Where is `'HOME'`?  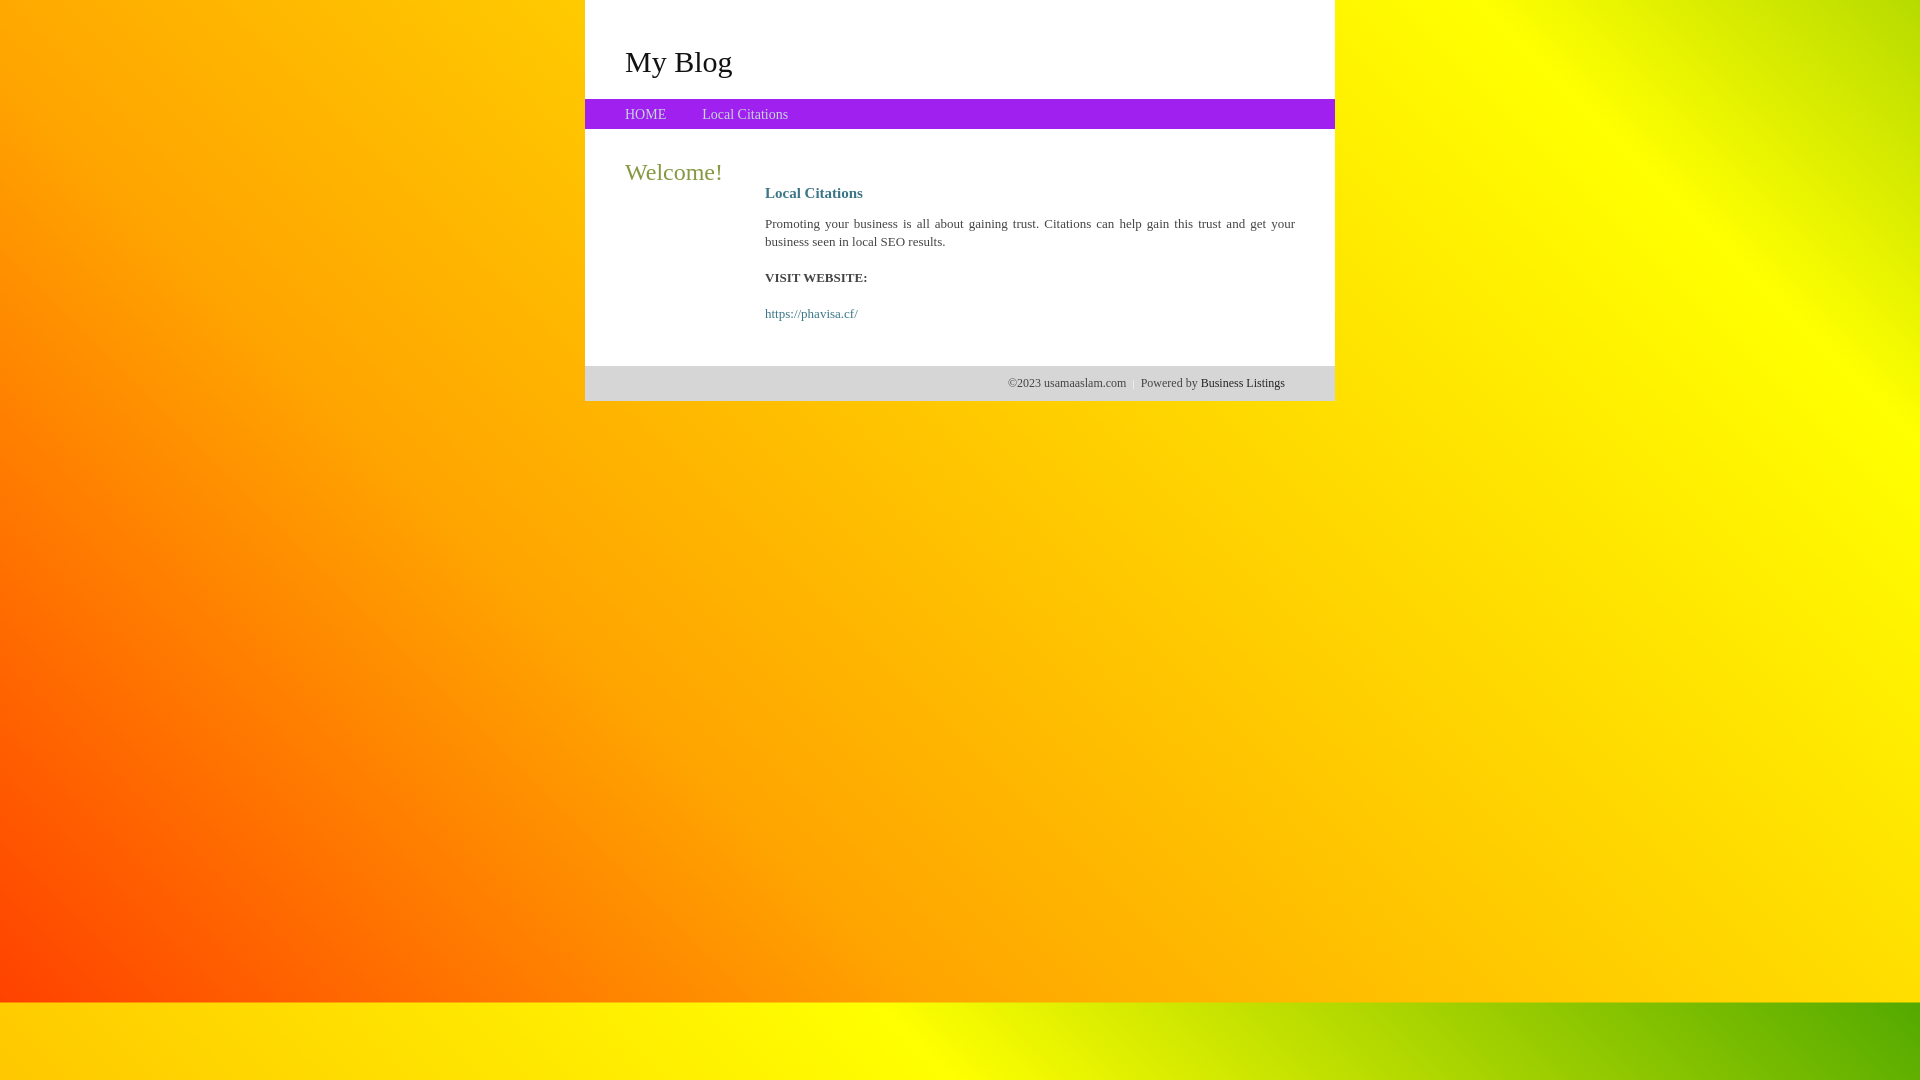
'HOME' is located at coordinates (623, 114).